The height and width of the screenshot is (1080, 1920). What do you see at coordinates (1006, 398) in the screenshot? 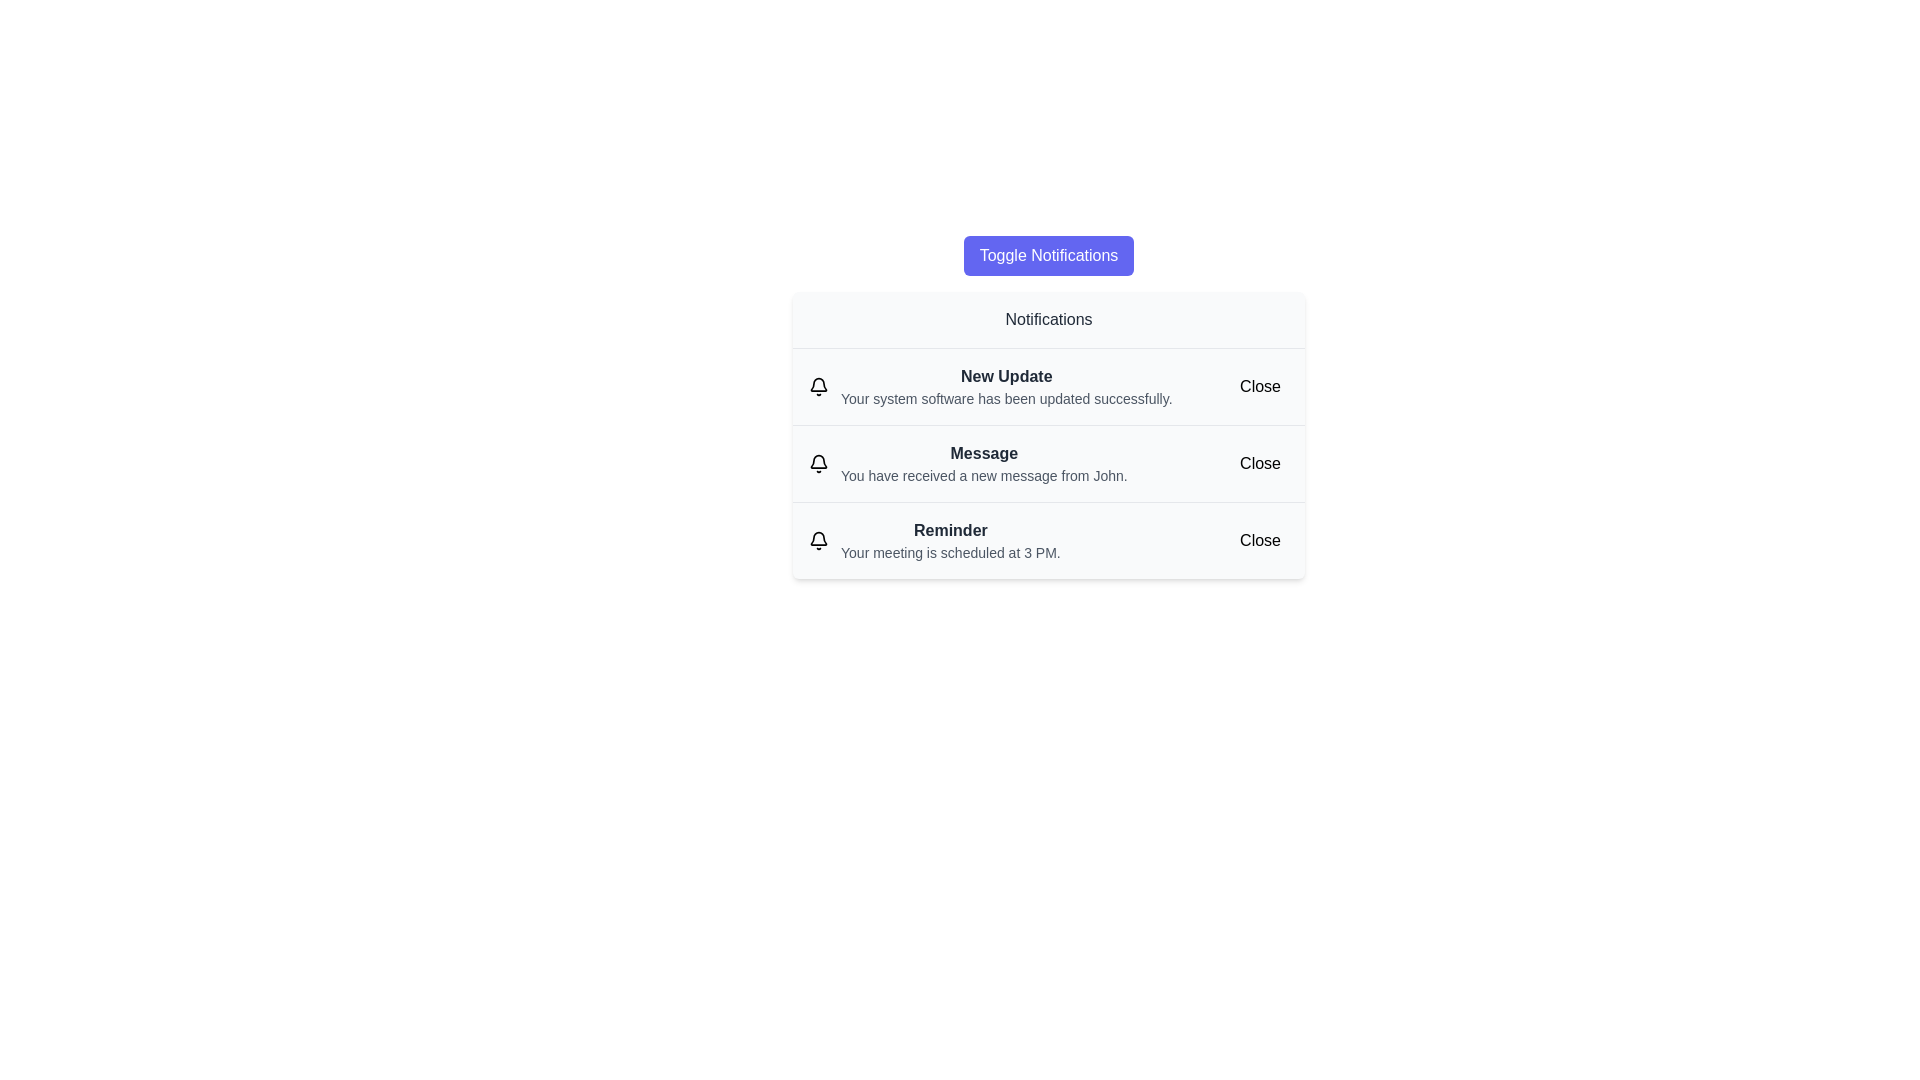
I see `the descriptive text element located below the 'New Update' title in the notification box` at bounding box center [1006, 398].